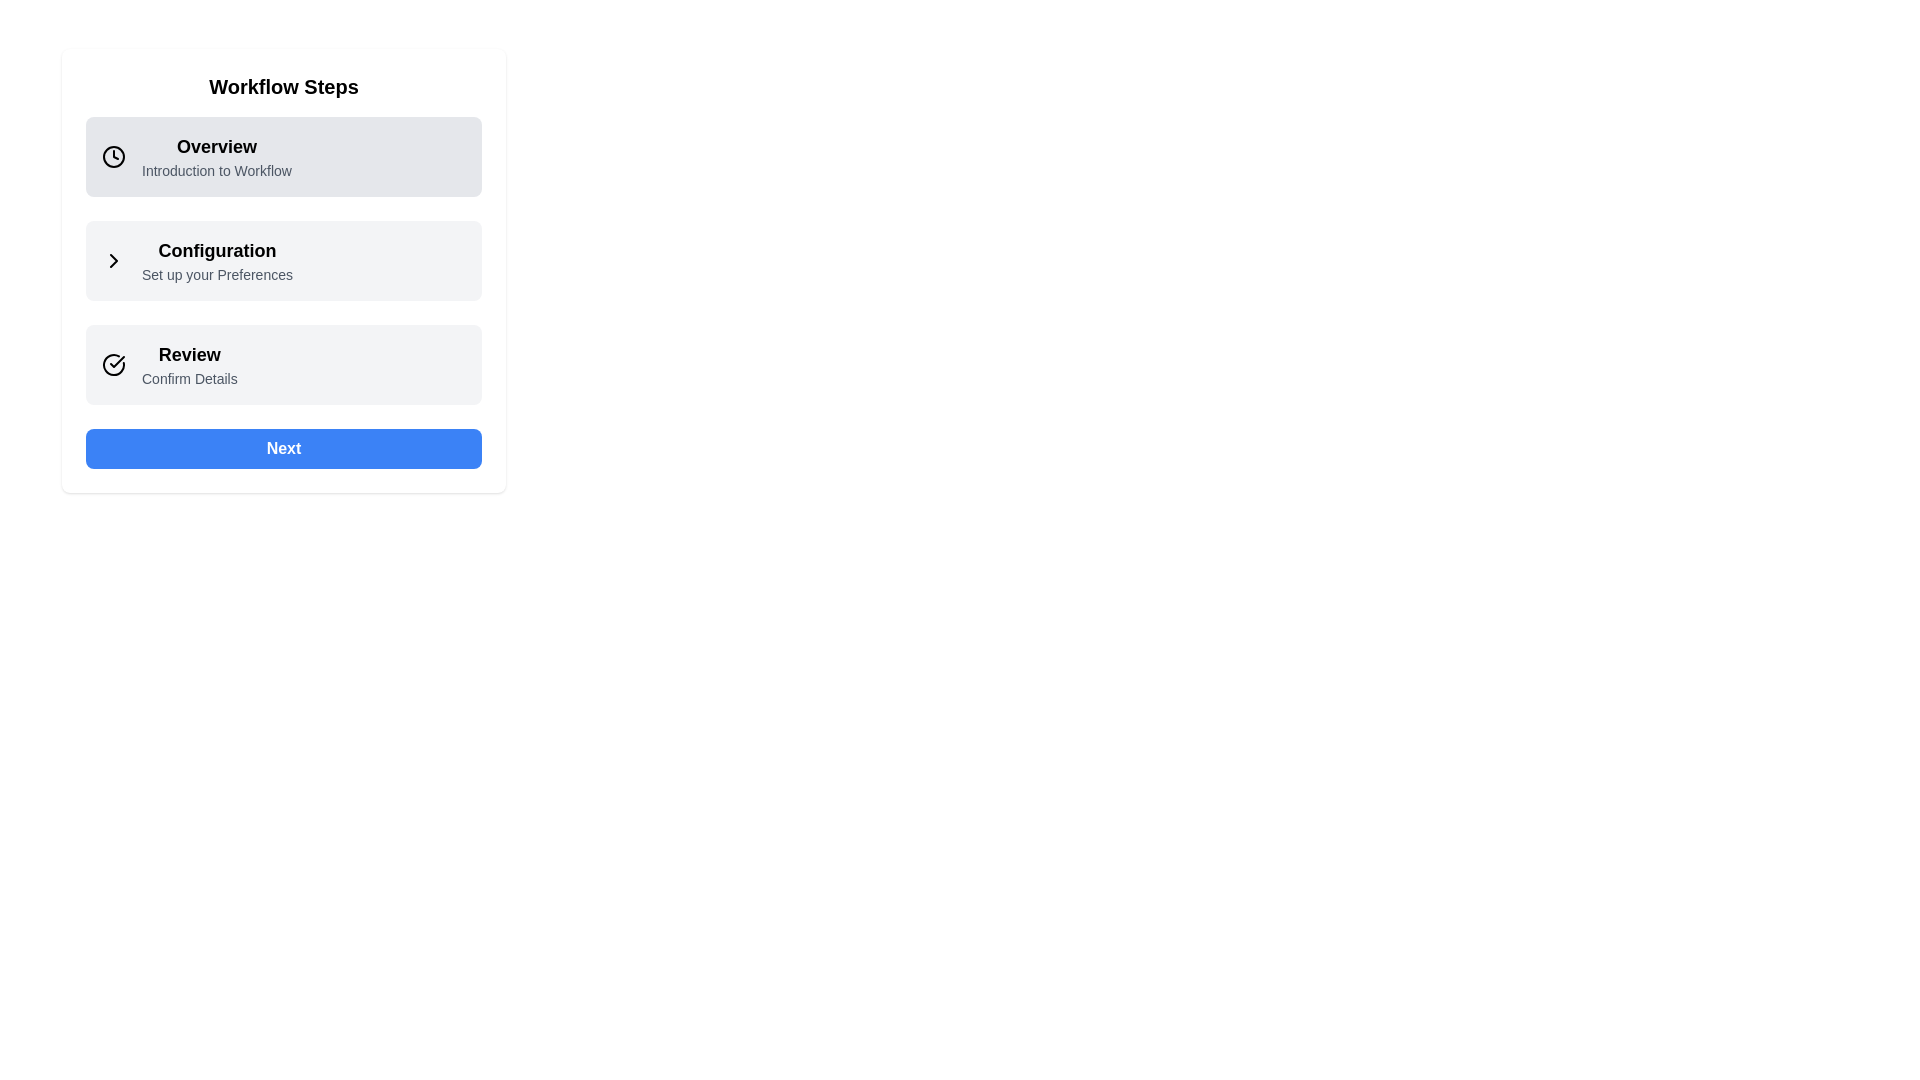 The image size is (1920, 1080). I want to click on the 'Review' step label displayed in the third entry of the vertical list of steps in the 'Workflow Steps' section, so click(189, 365).